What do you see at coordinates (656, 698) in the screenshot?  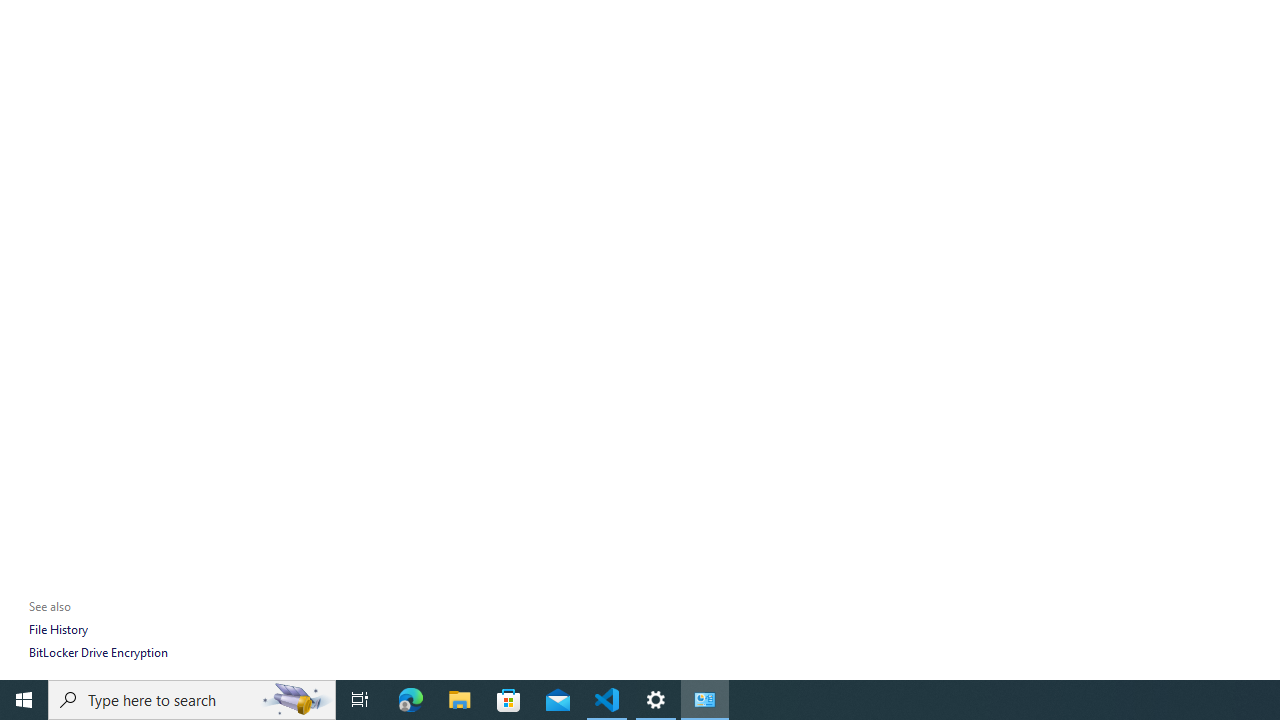 I see `'Settings - 1 running window'` at bounding box center [656, 698].